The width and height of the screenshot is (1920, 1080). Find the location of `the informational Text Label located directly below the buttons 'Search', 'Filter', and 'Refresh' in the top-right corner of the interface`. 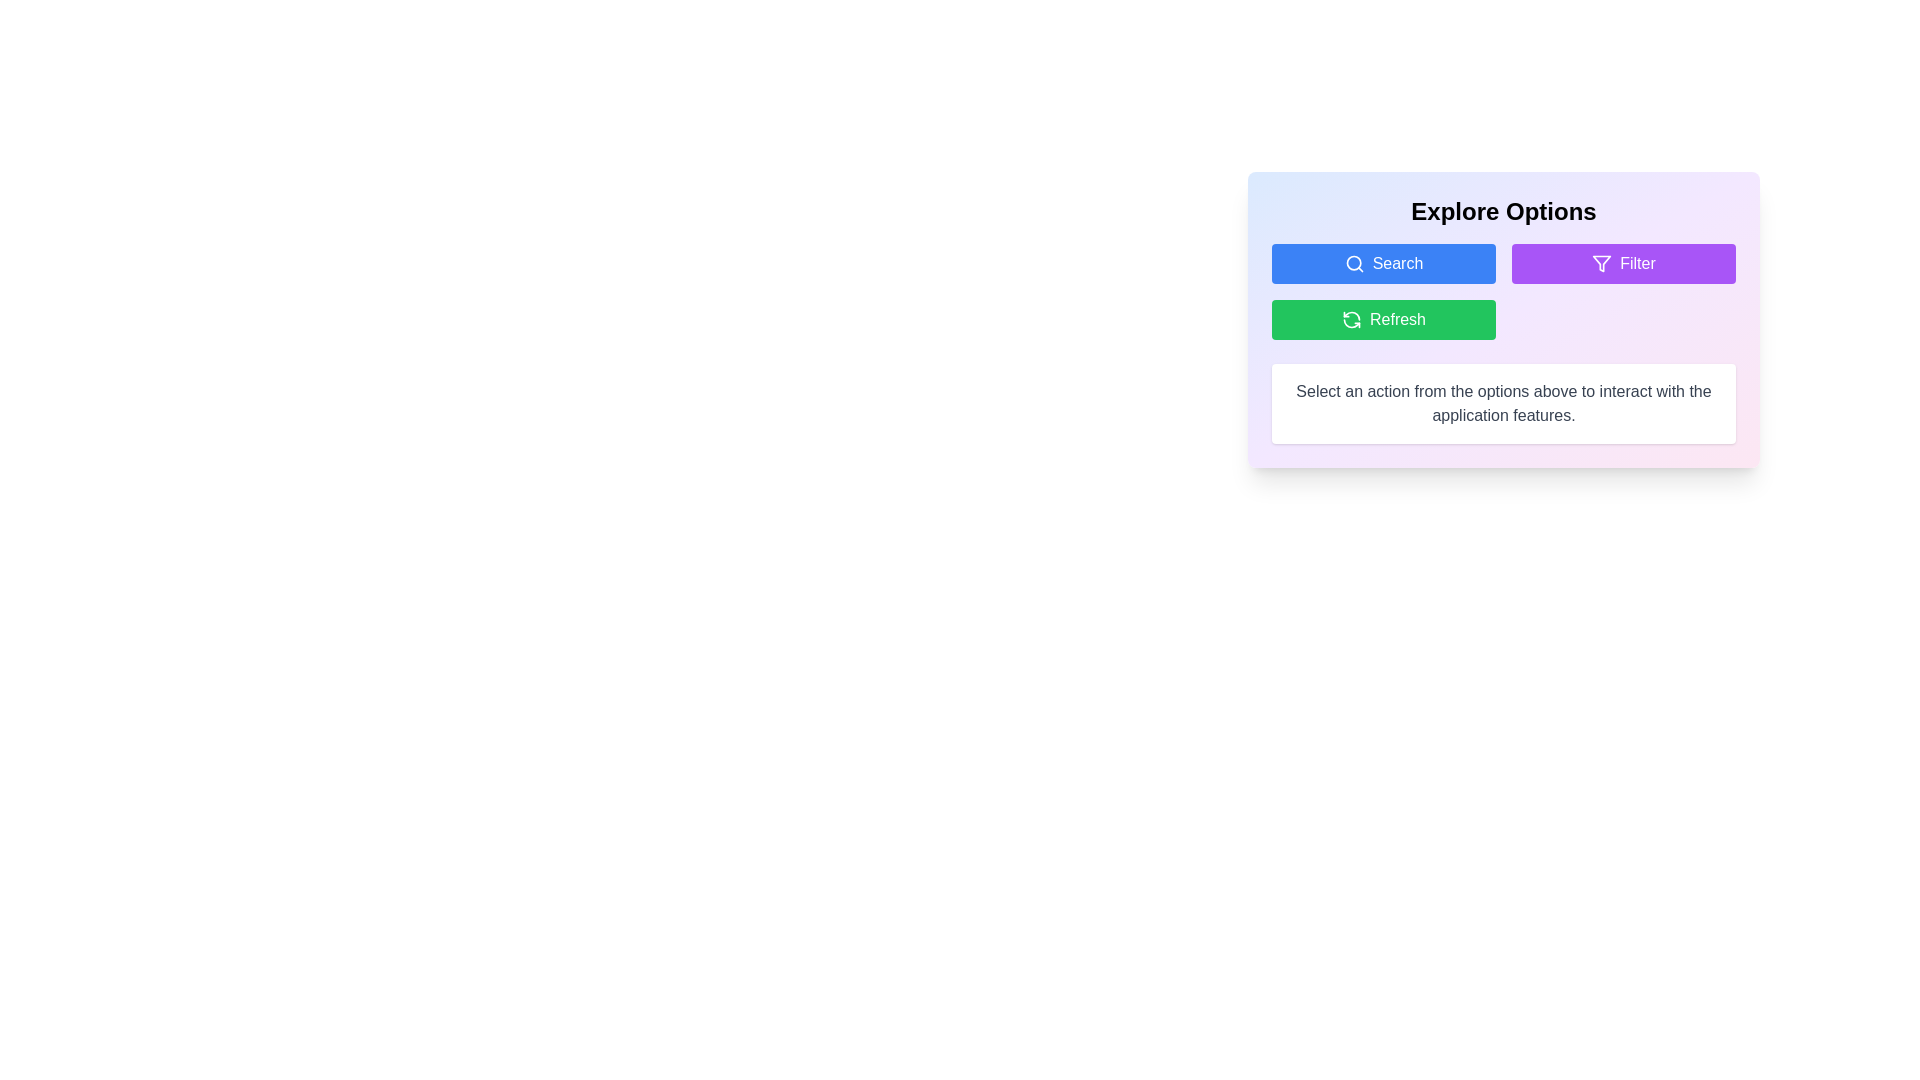

the informational Text Label located directly below the buttons 'Search', 'Filter', and 'Refresh' in the top-right corner of the interface is located at coordinates (1503, 404).